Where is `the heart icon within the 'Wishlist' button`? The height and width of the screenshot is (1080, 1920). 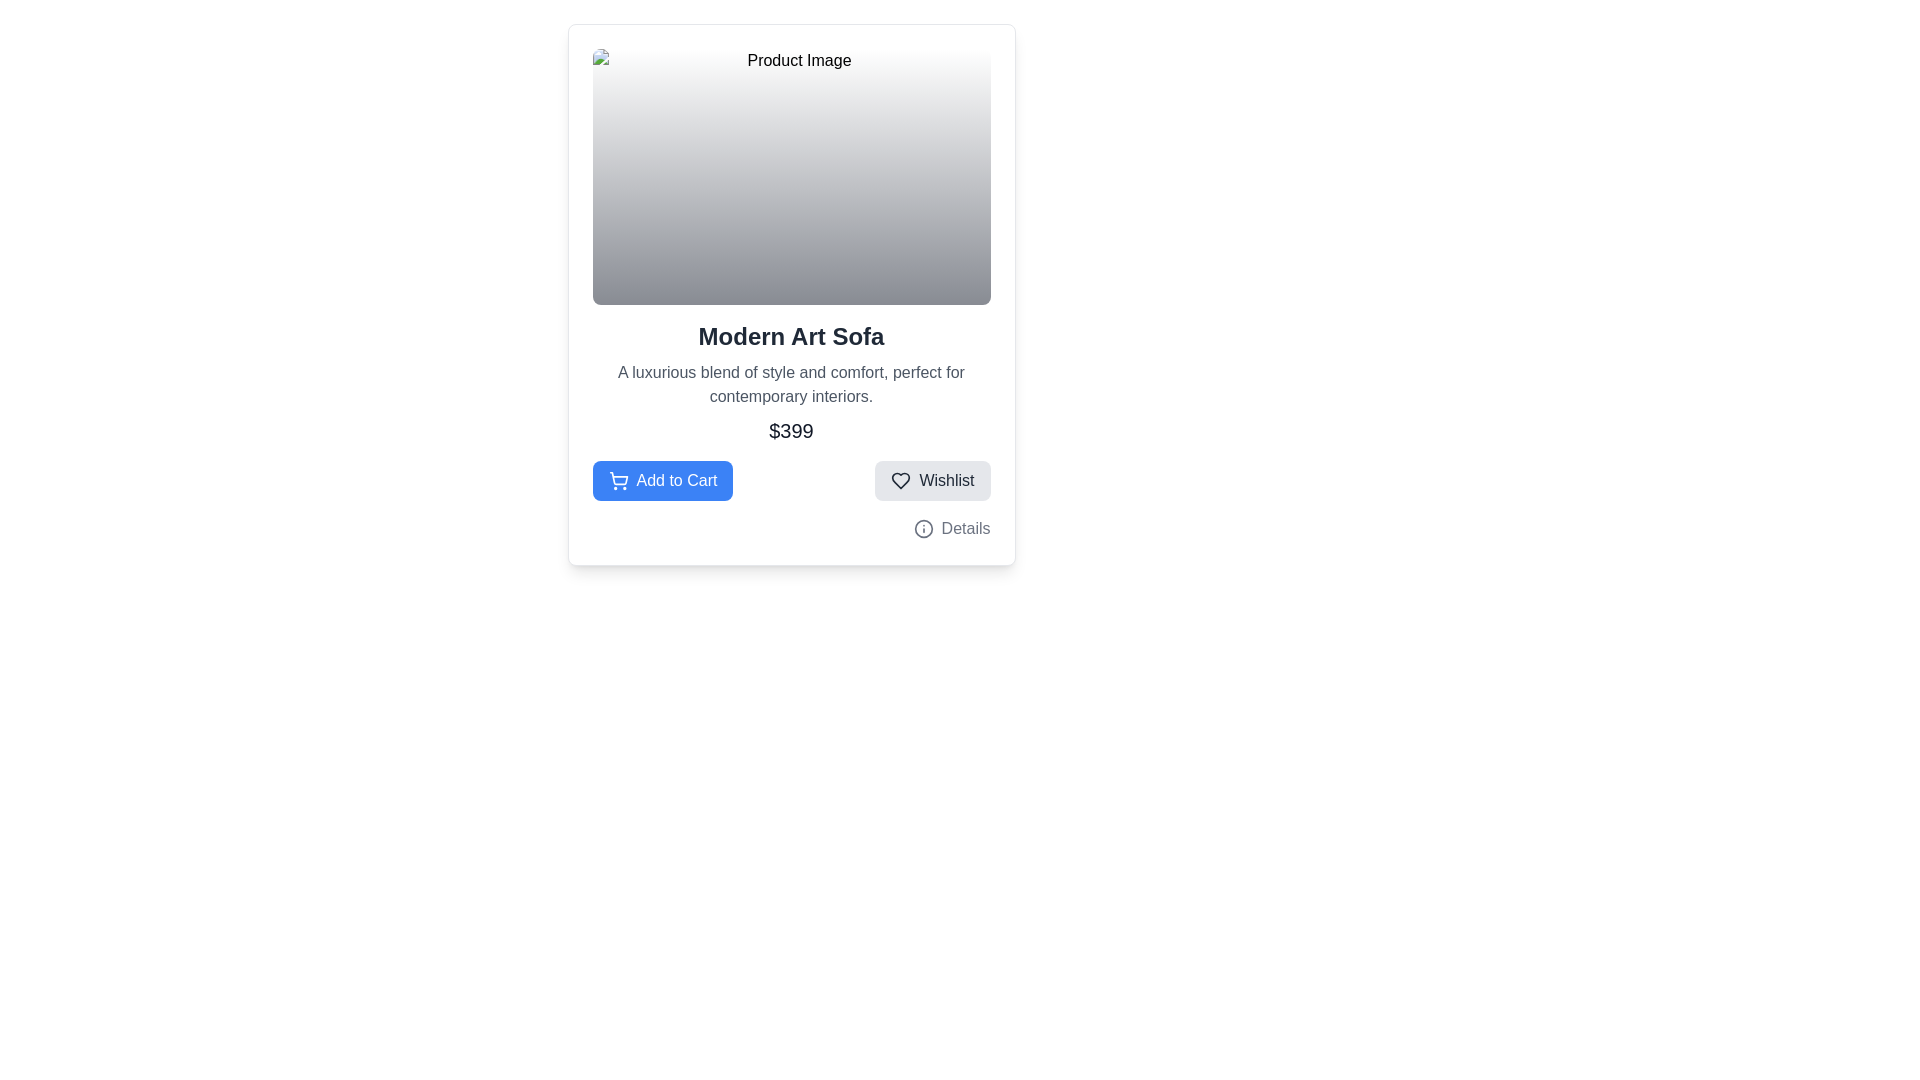 the heart icon within the 'Wishlist' button is located at coordinates (900, 481).